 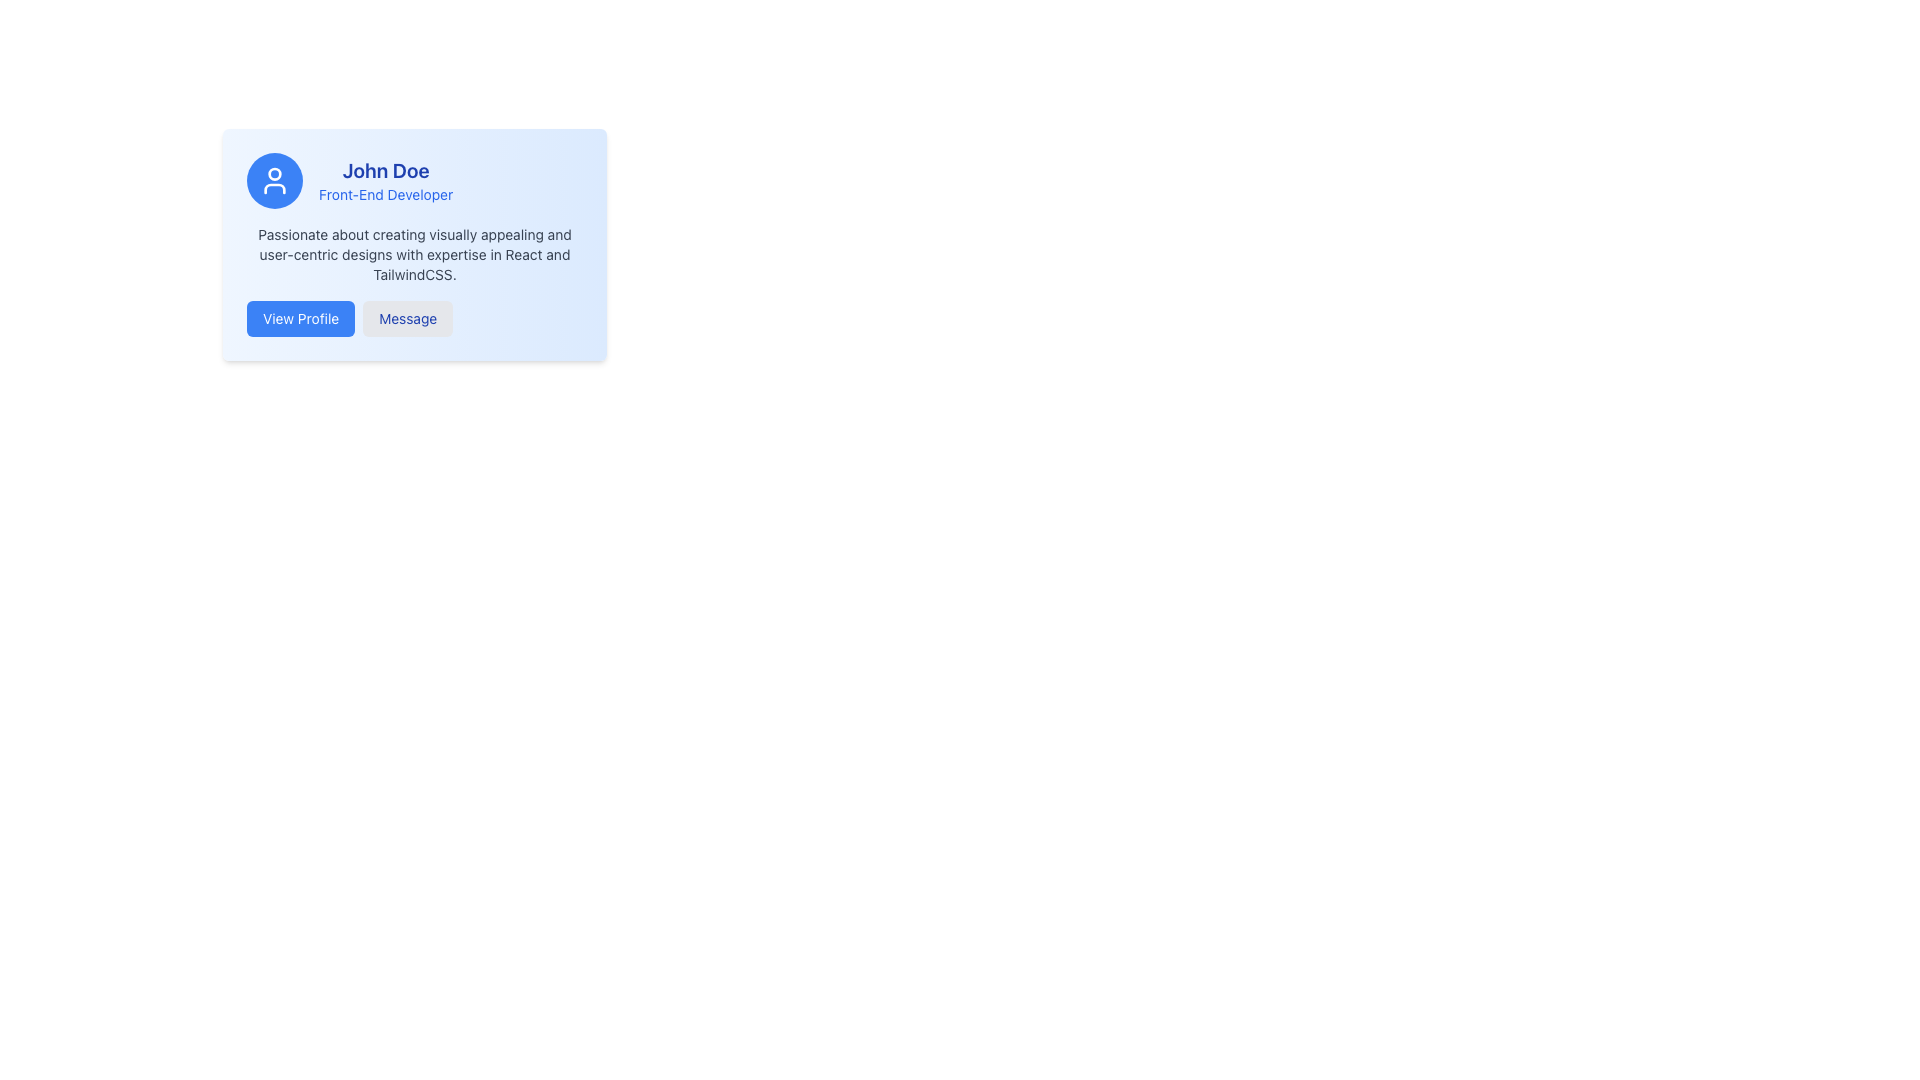 What do you see at coordinates (413, 181) in the screenshot?
I see `the profile header section that displays the user's name, role, and avatar, which is located at the upper part of the card layout` at bounding box center [413, 181].